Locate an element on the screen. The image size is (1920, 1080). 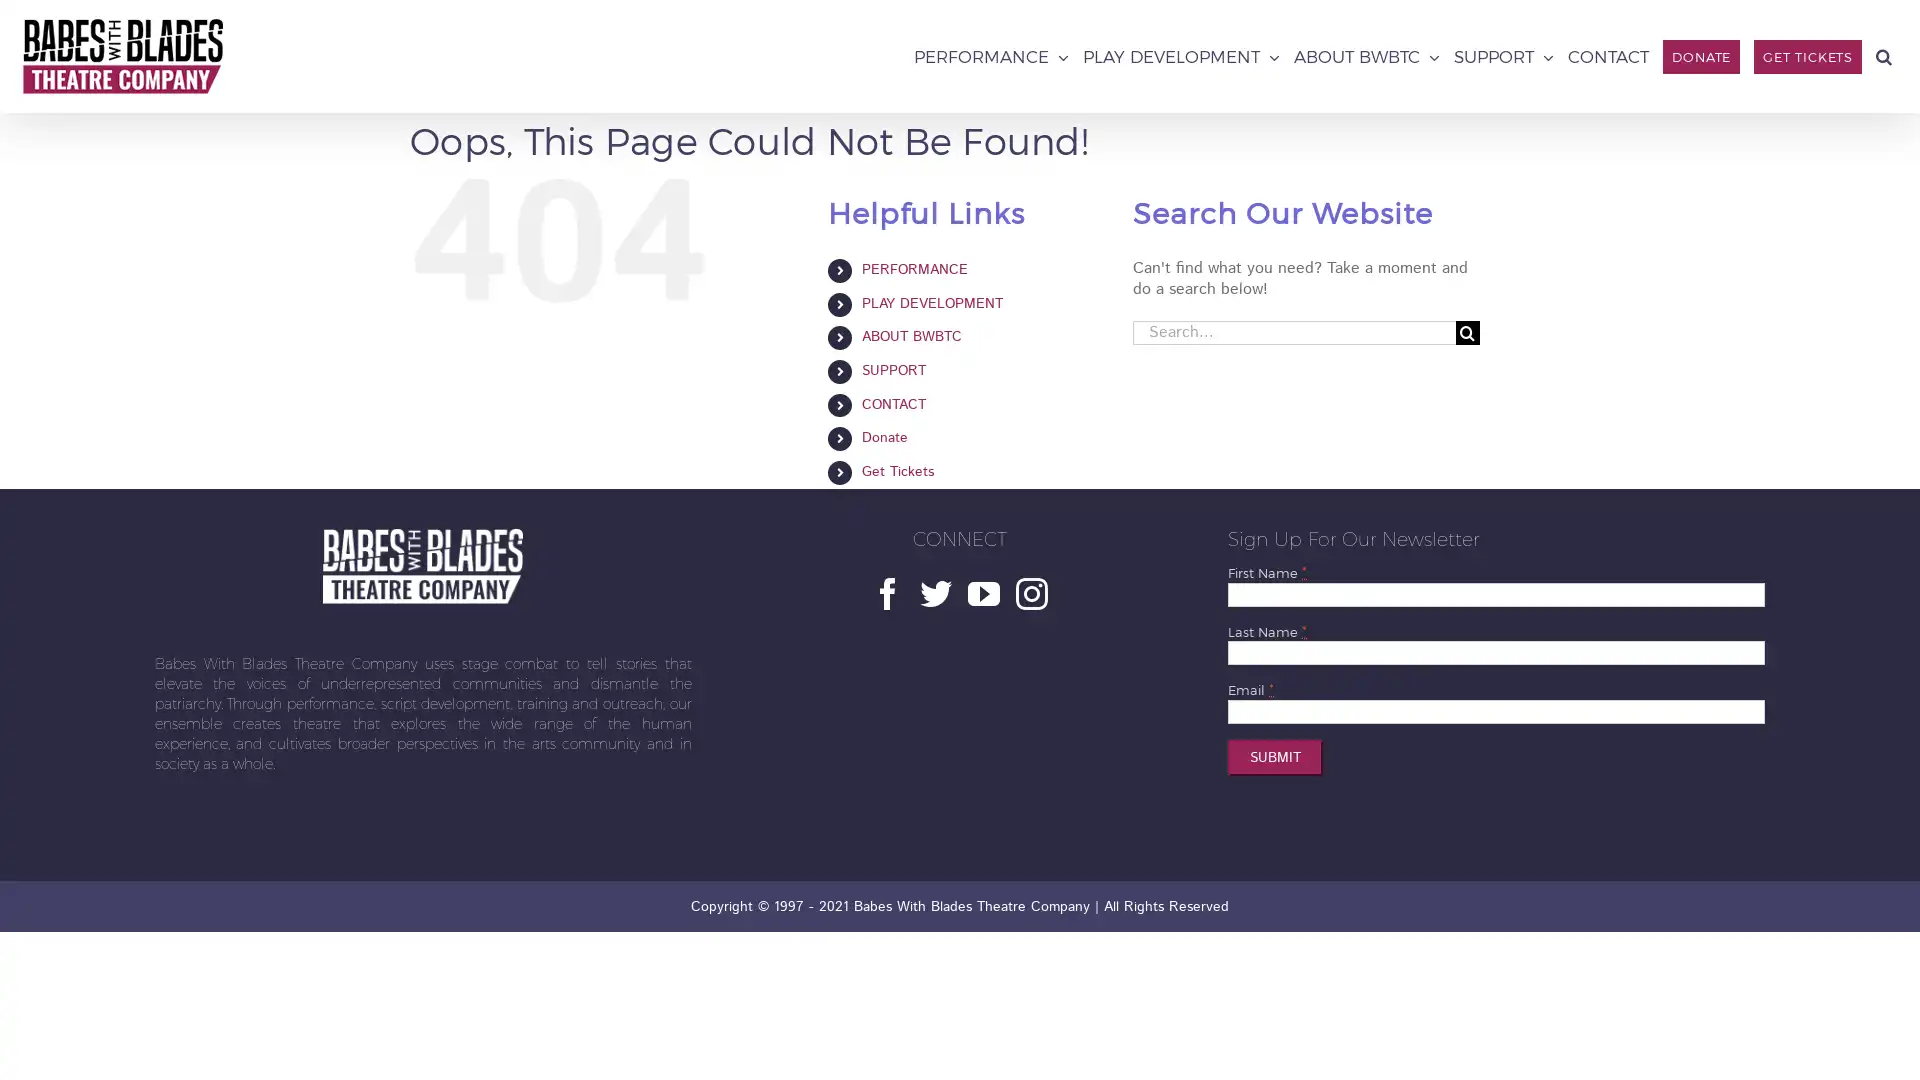
Submit is located at coordinates (1274, 758).